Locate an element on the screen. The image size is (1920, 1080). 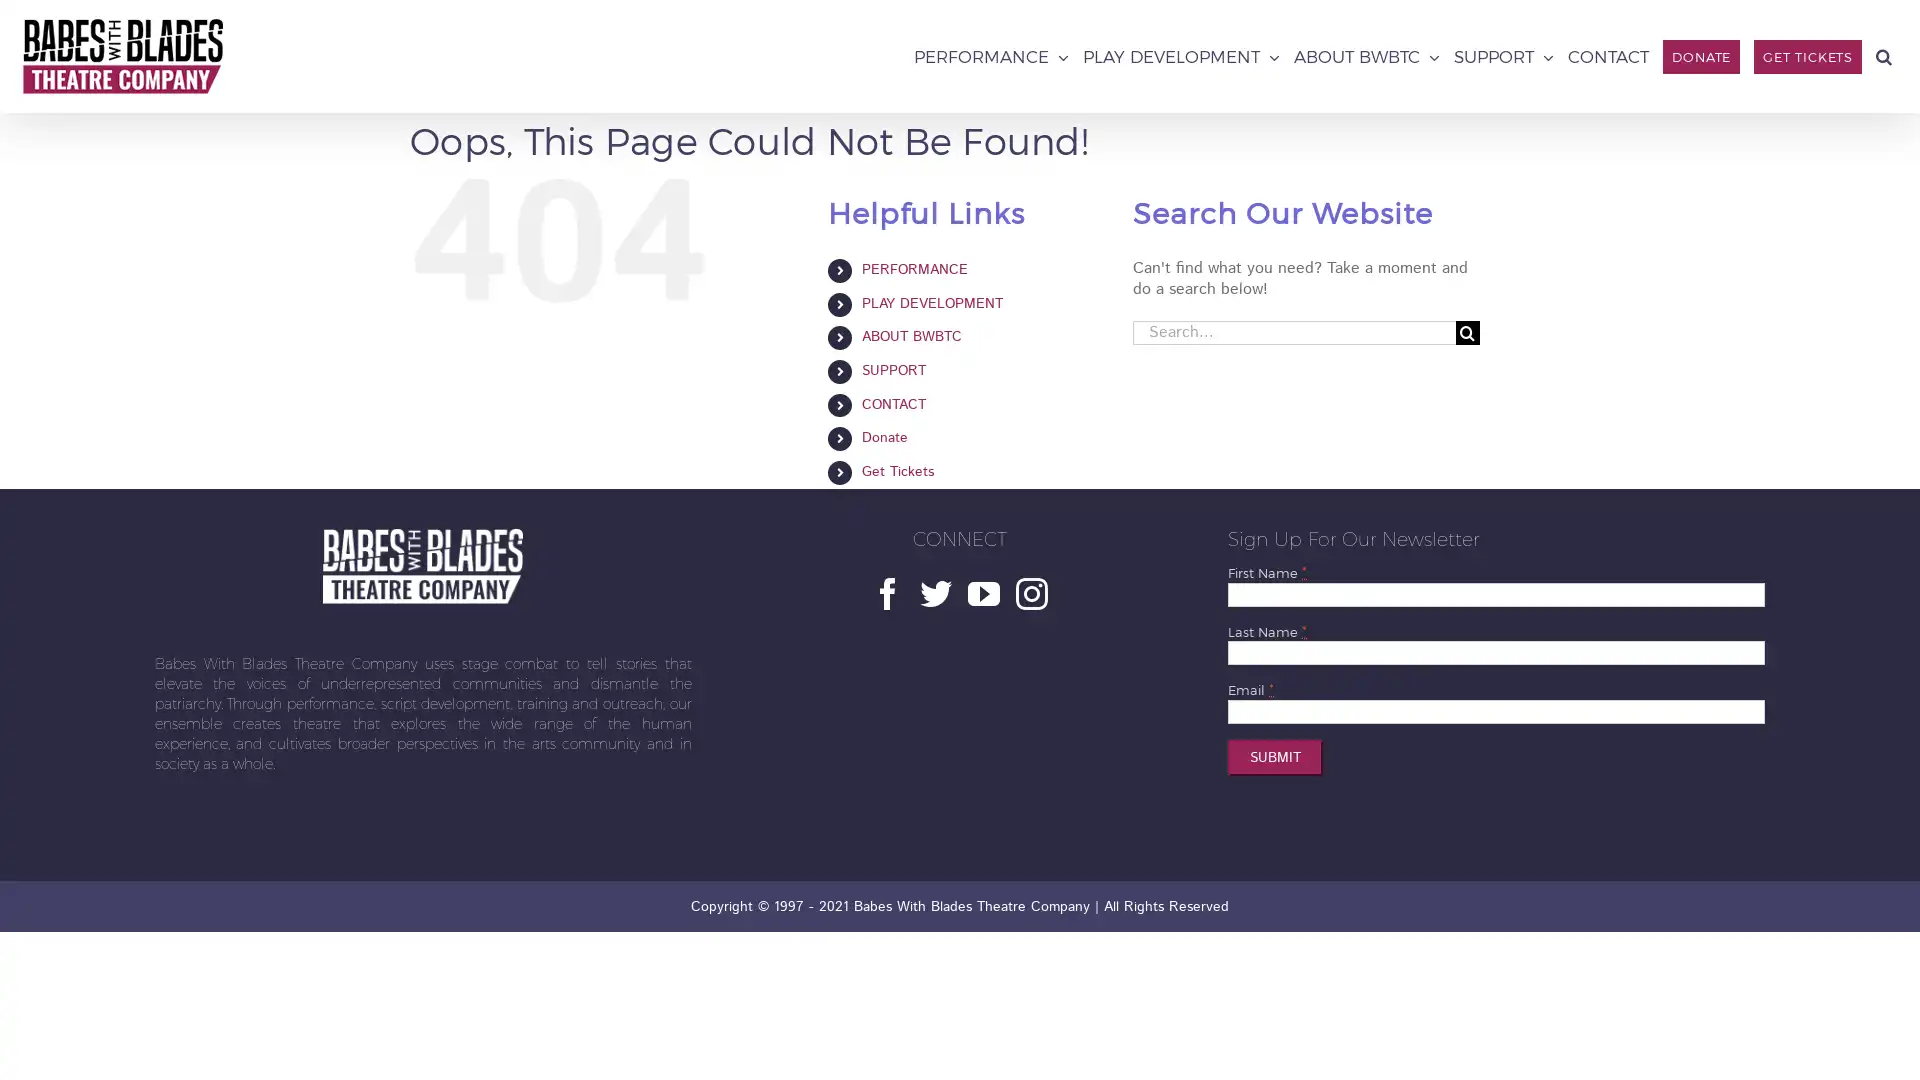
Submit is located at coordinates (1274, 758).